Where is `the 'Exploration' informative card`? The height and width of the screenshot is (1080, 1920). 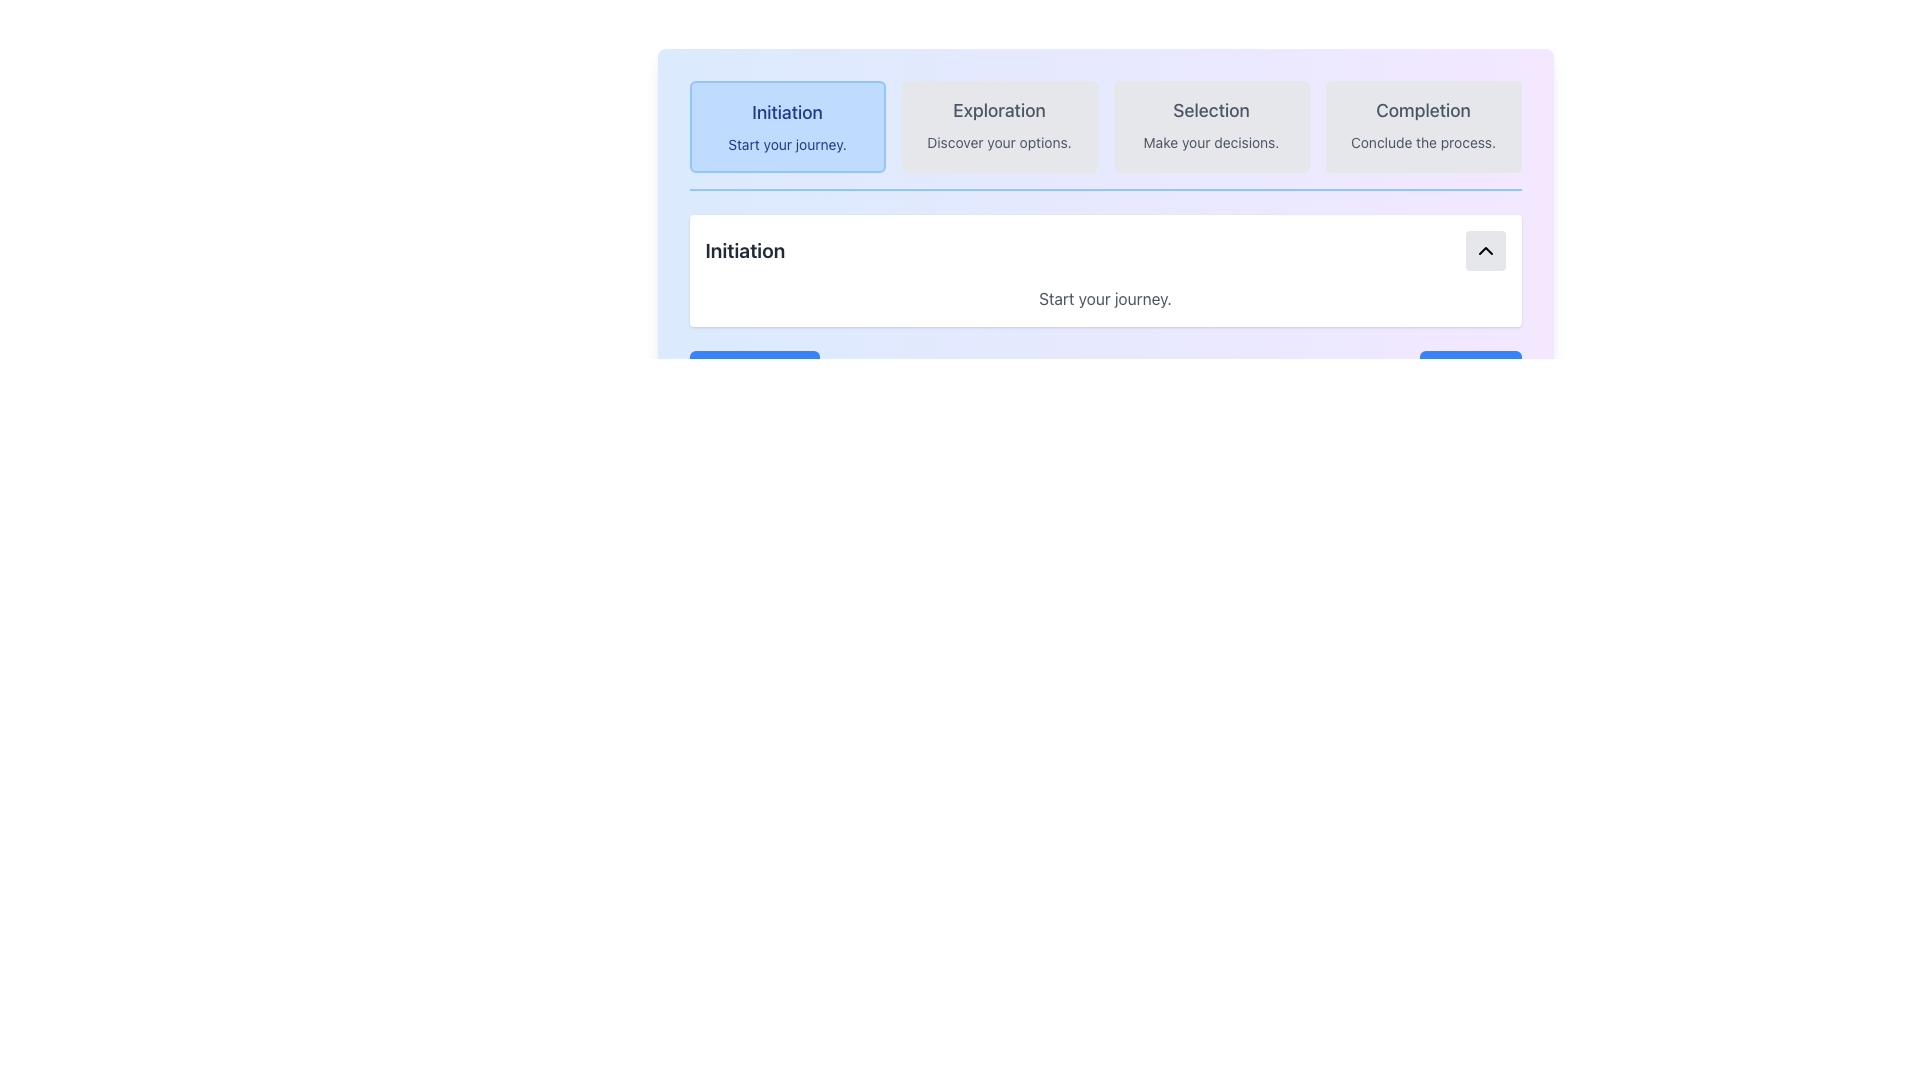
the 'Exploration' informative card is located at coordinates (999, 127).